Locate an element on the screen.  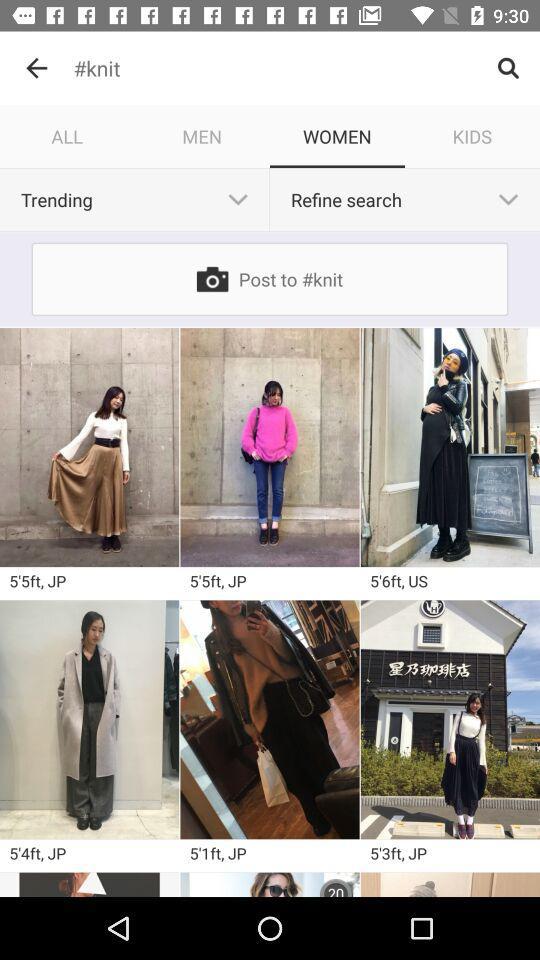
the men icon is located at coordinates (202, 135).